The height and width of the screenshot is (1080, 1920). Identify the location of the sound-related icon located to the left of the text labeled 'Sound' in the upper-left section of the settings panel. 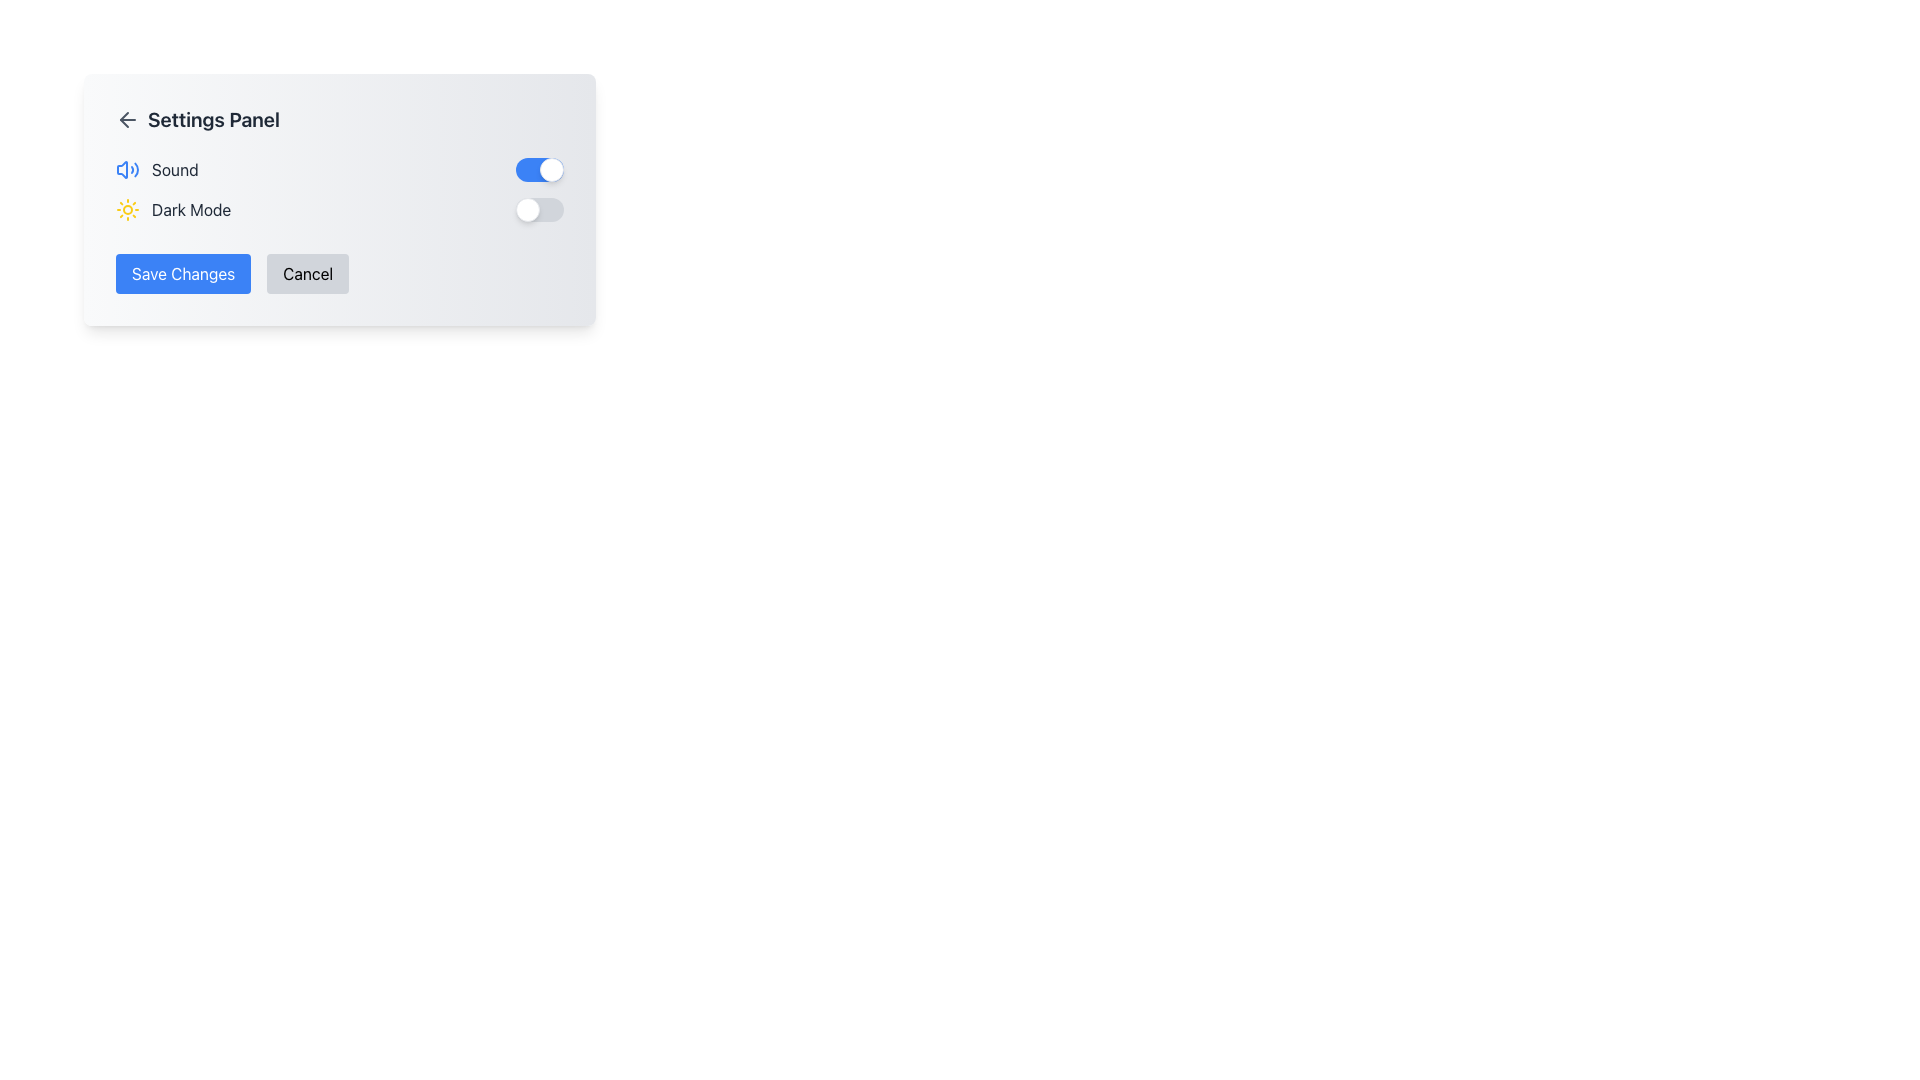
(121, 168).